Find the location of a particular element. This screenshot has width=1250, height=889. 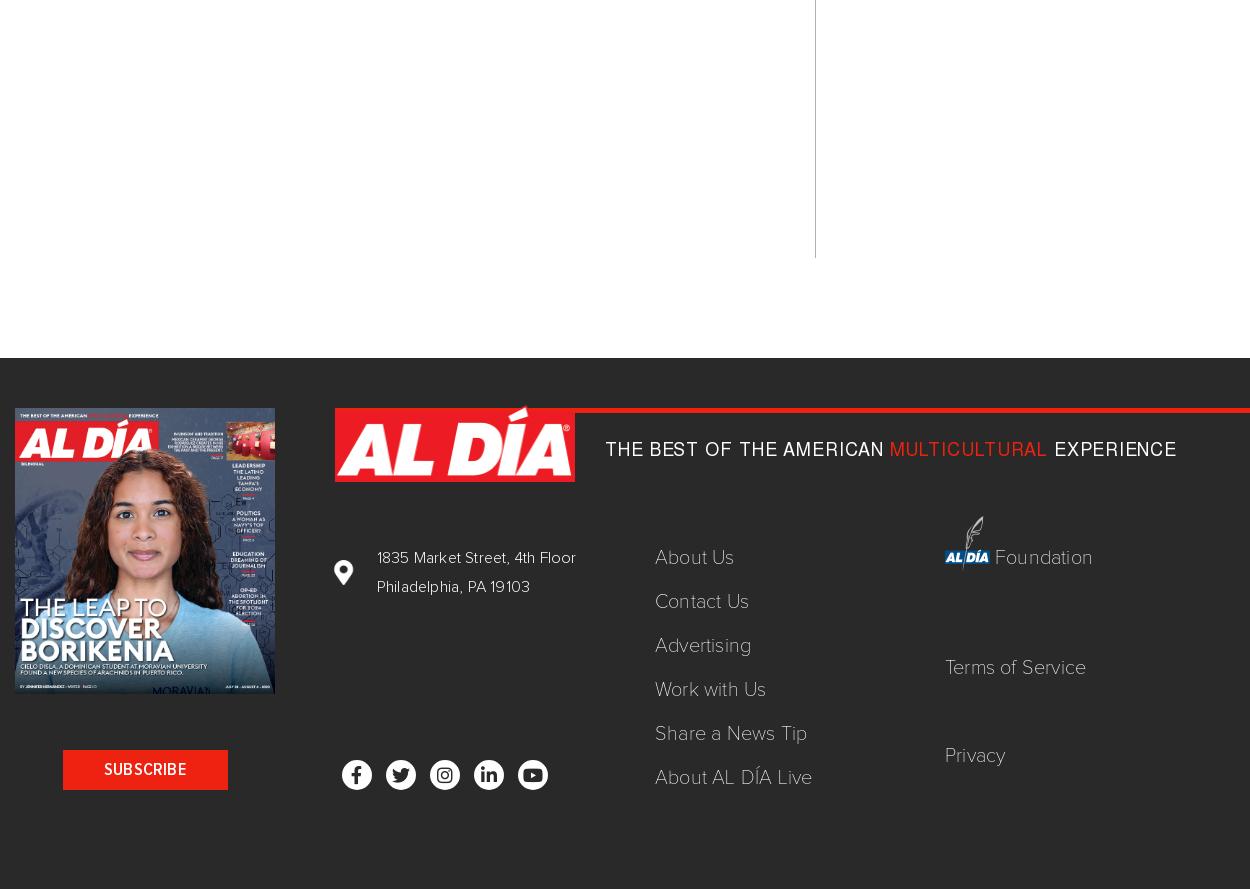

'Philadelphia, PA 19103' is located at coordinates (452, 585).